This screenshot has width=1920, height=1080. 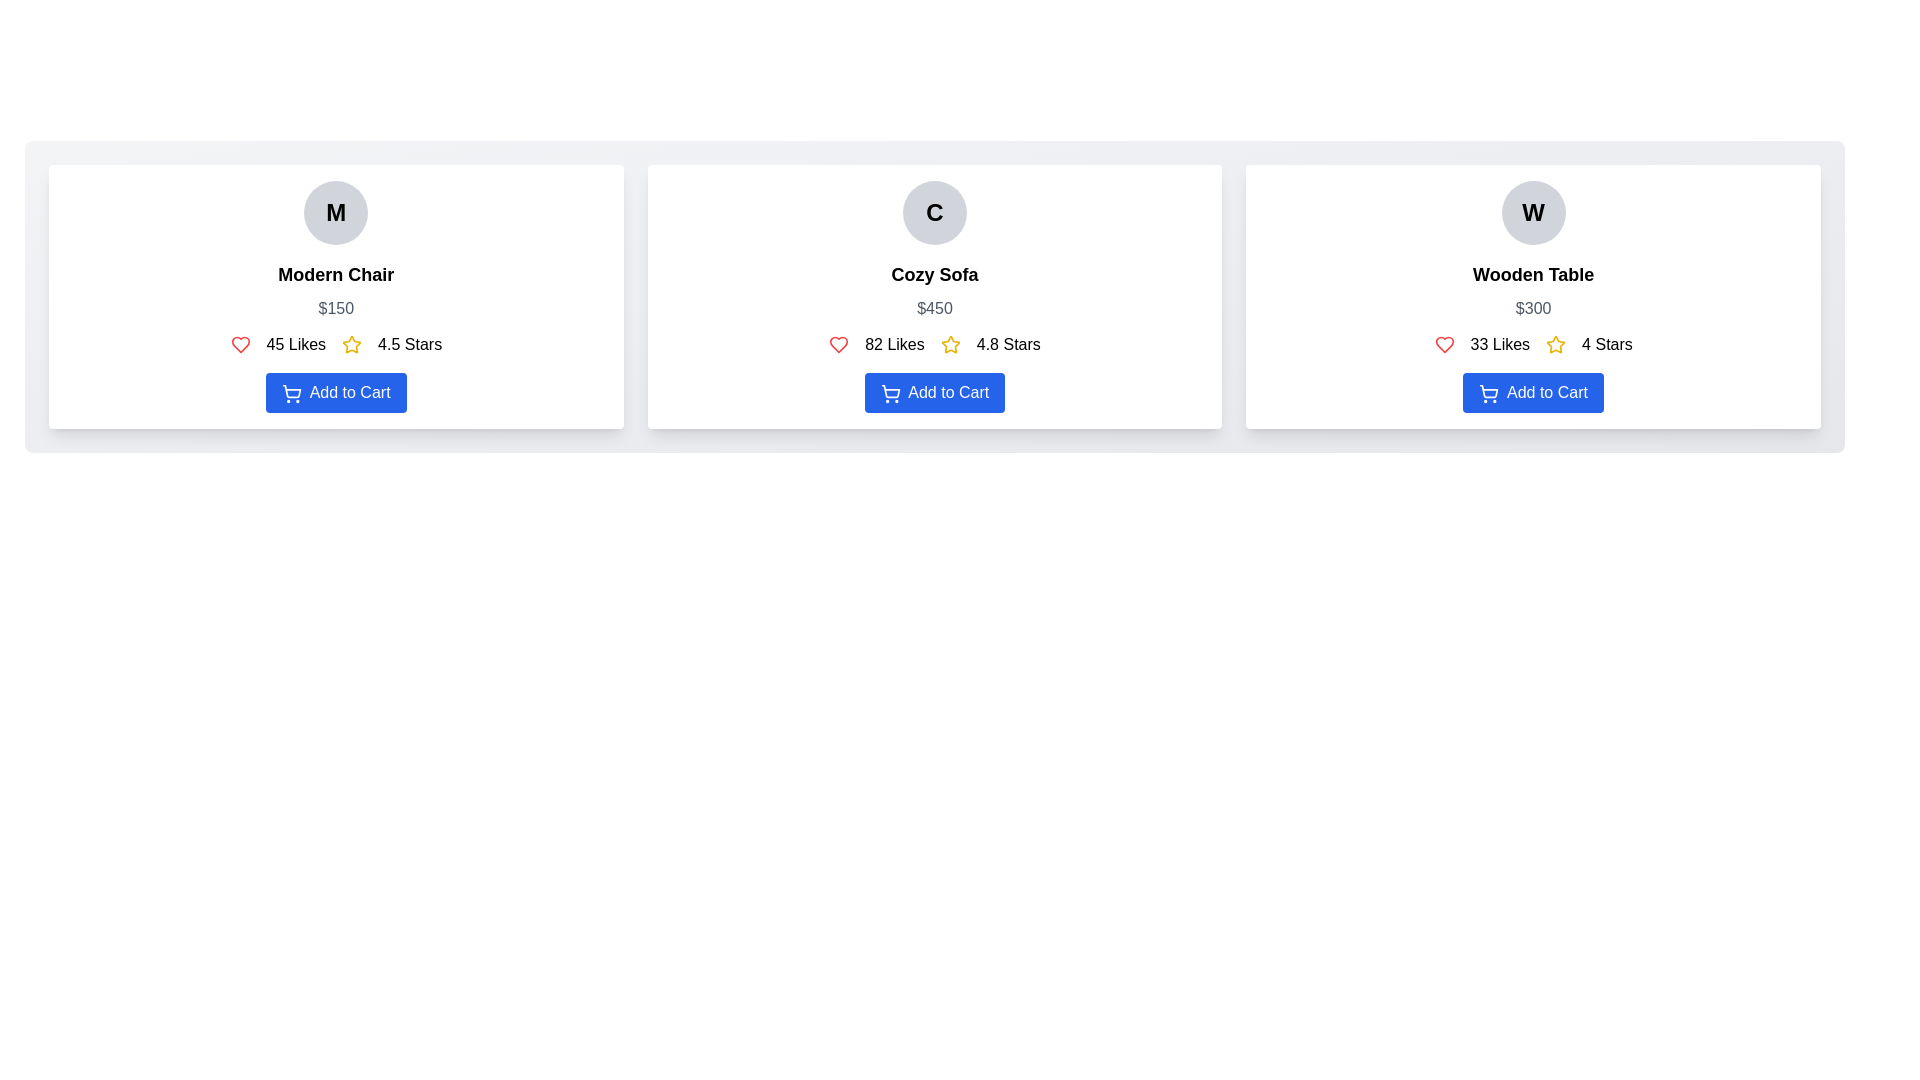 I want to click on the red heart-shaped icon indicating the liking feature, positioned to the left of '82 Likes' in the 'Cozy Sofa' product card, so click(x=839, y=343).